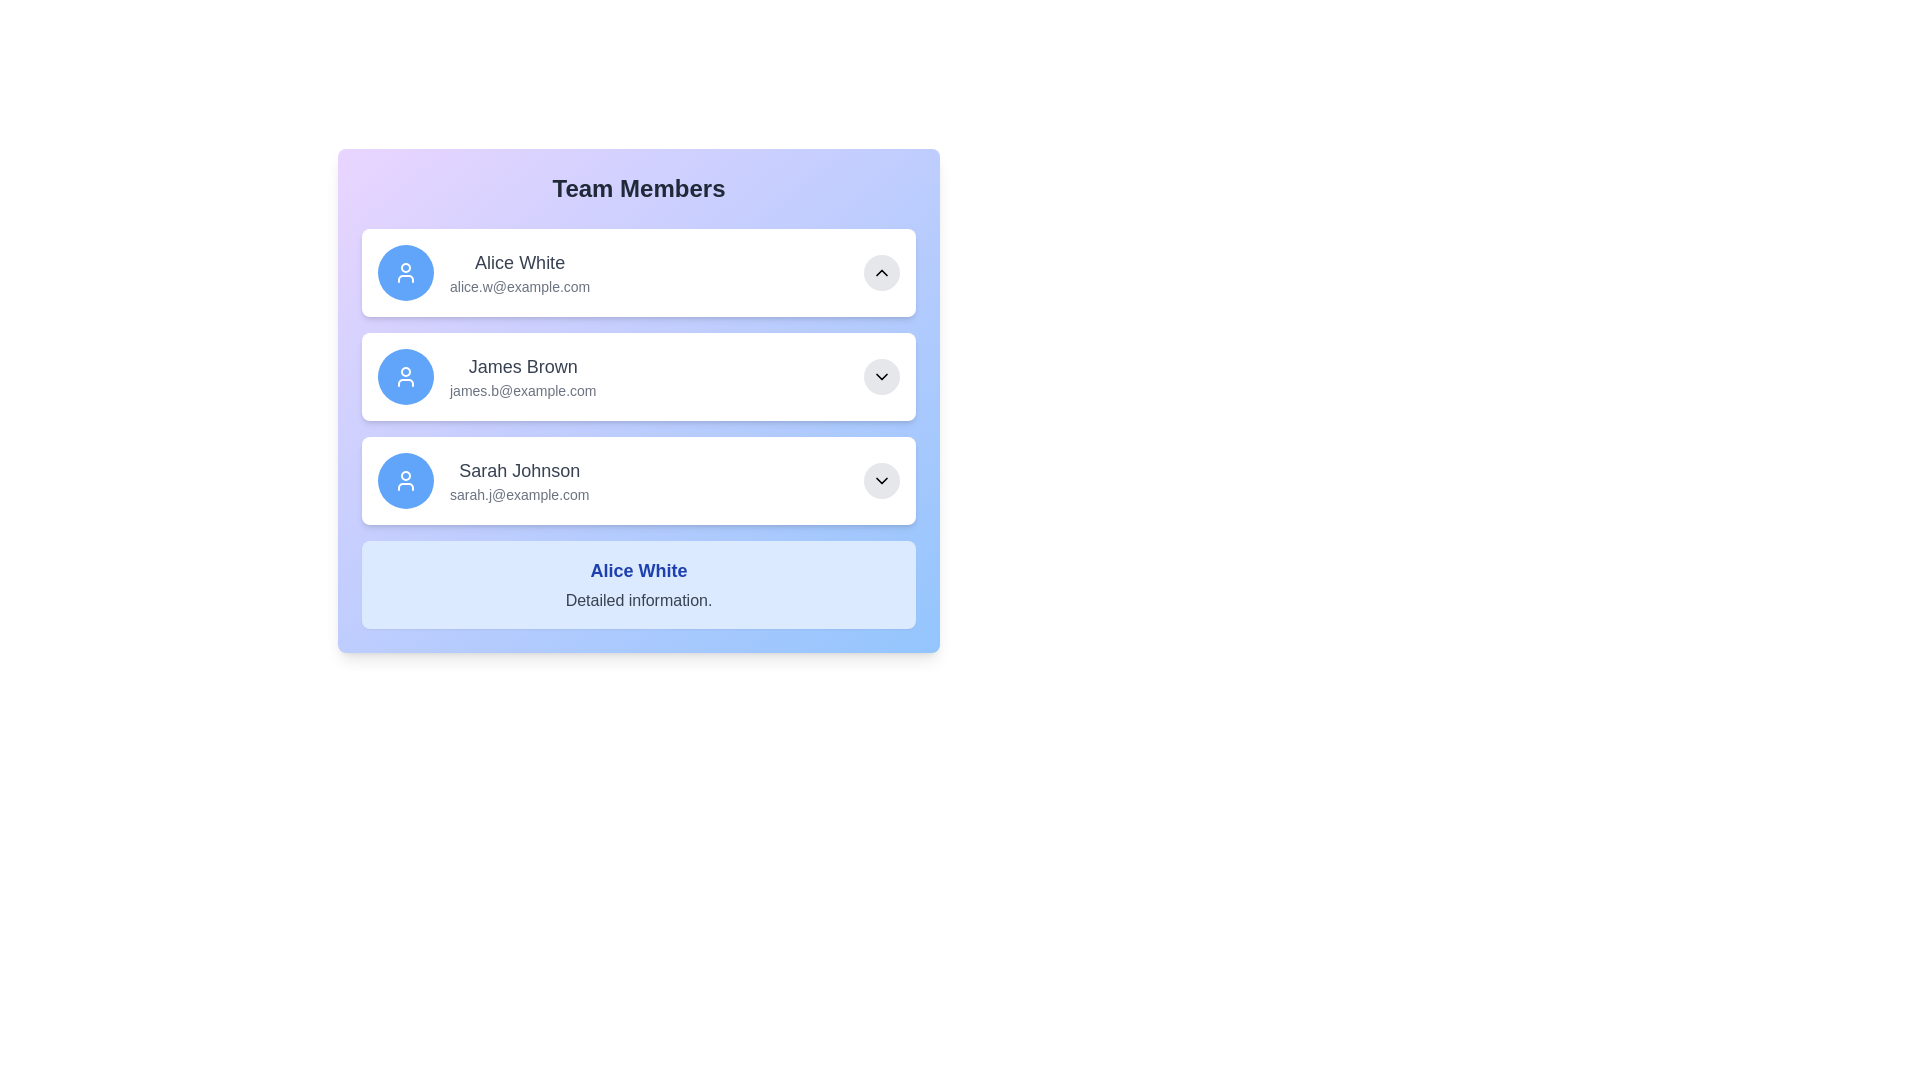  Describe the element at coordinates (881, 377) in the screenshot. I see `the dropdown toggle button located at the top-right corner of the 'James Brown' user card to observe hover effects` at that location.